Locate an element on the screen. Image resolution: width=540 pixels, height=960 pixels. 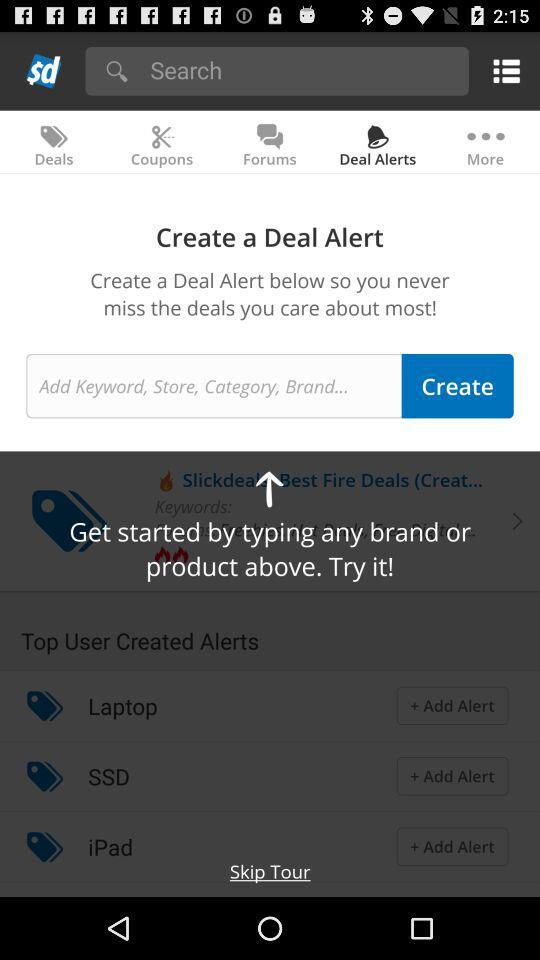
the app to the right of the forums: app is located at coordinates (351, 528).